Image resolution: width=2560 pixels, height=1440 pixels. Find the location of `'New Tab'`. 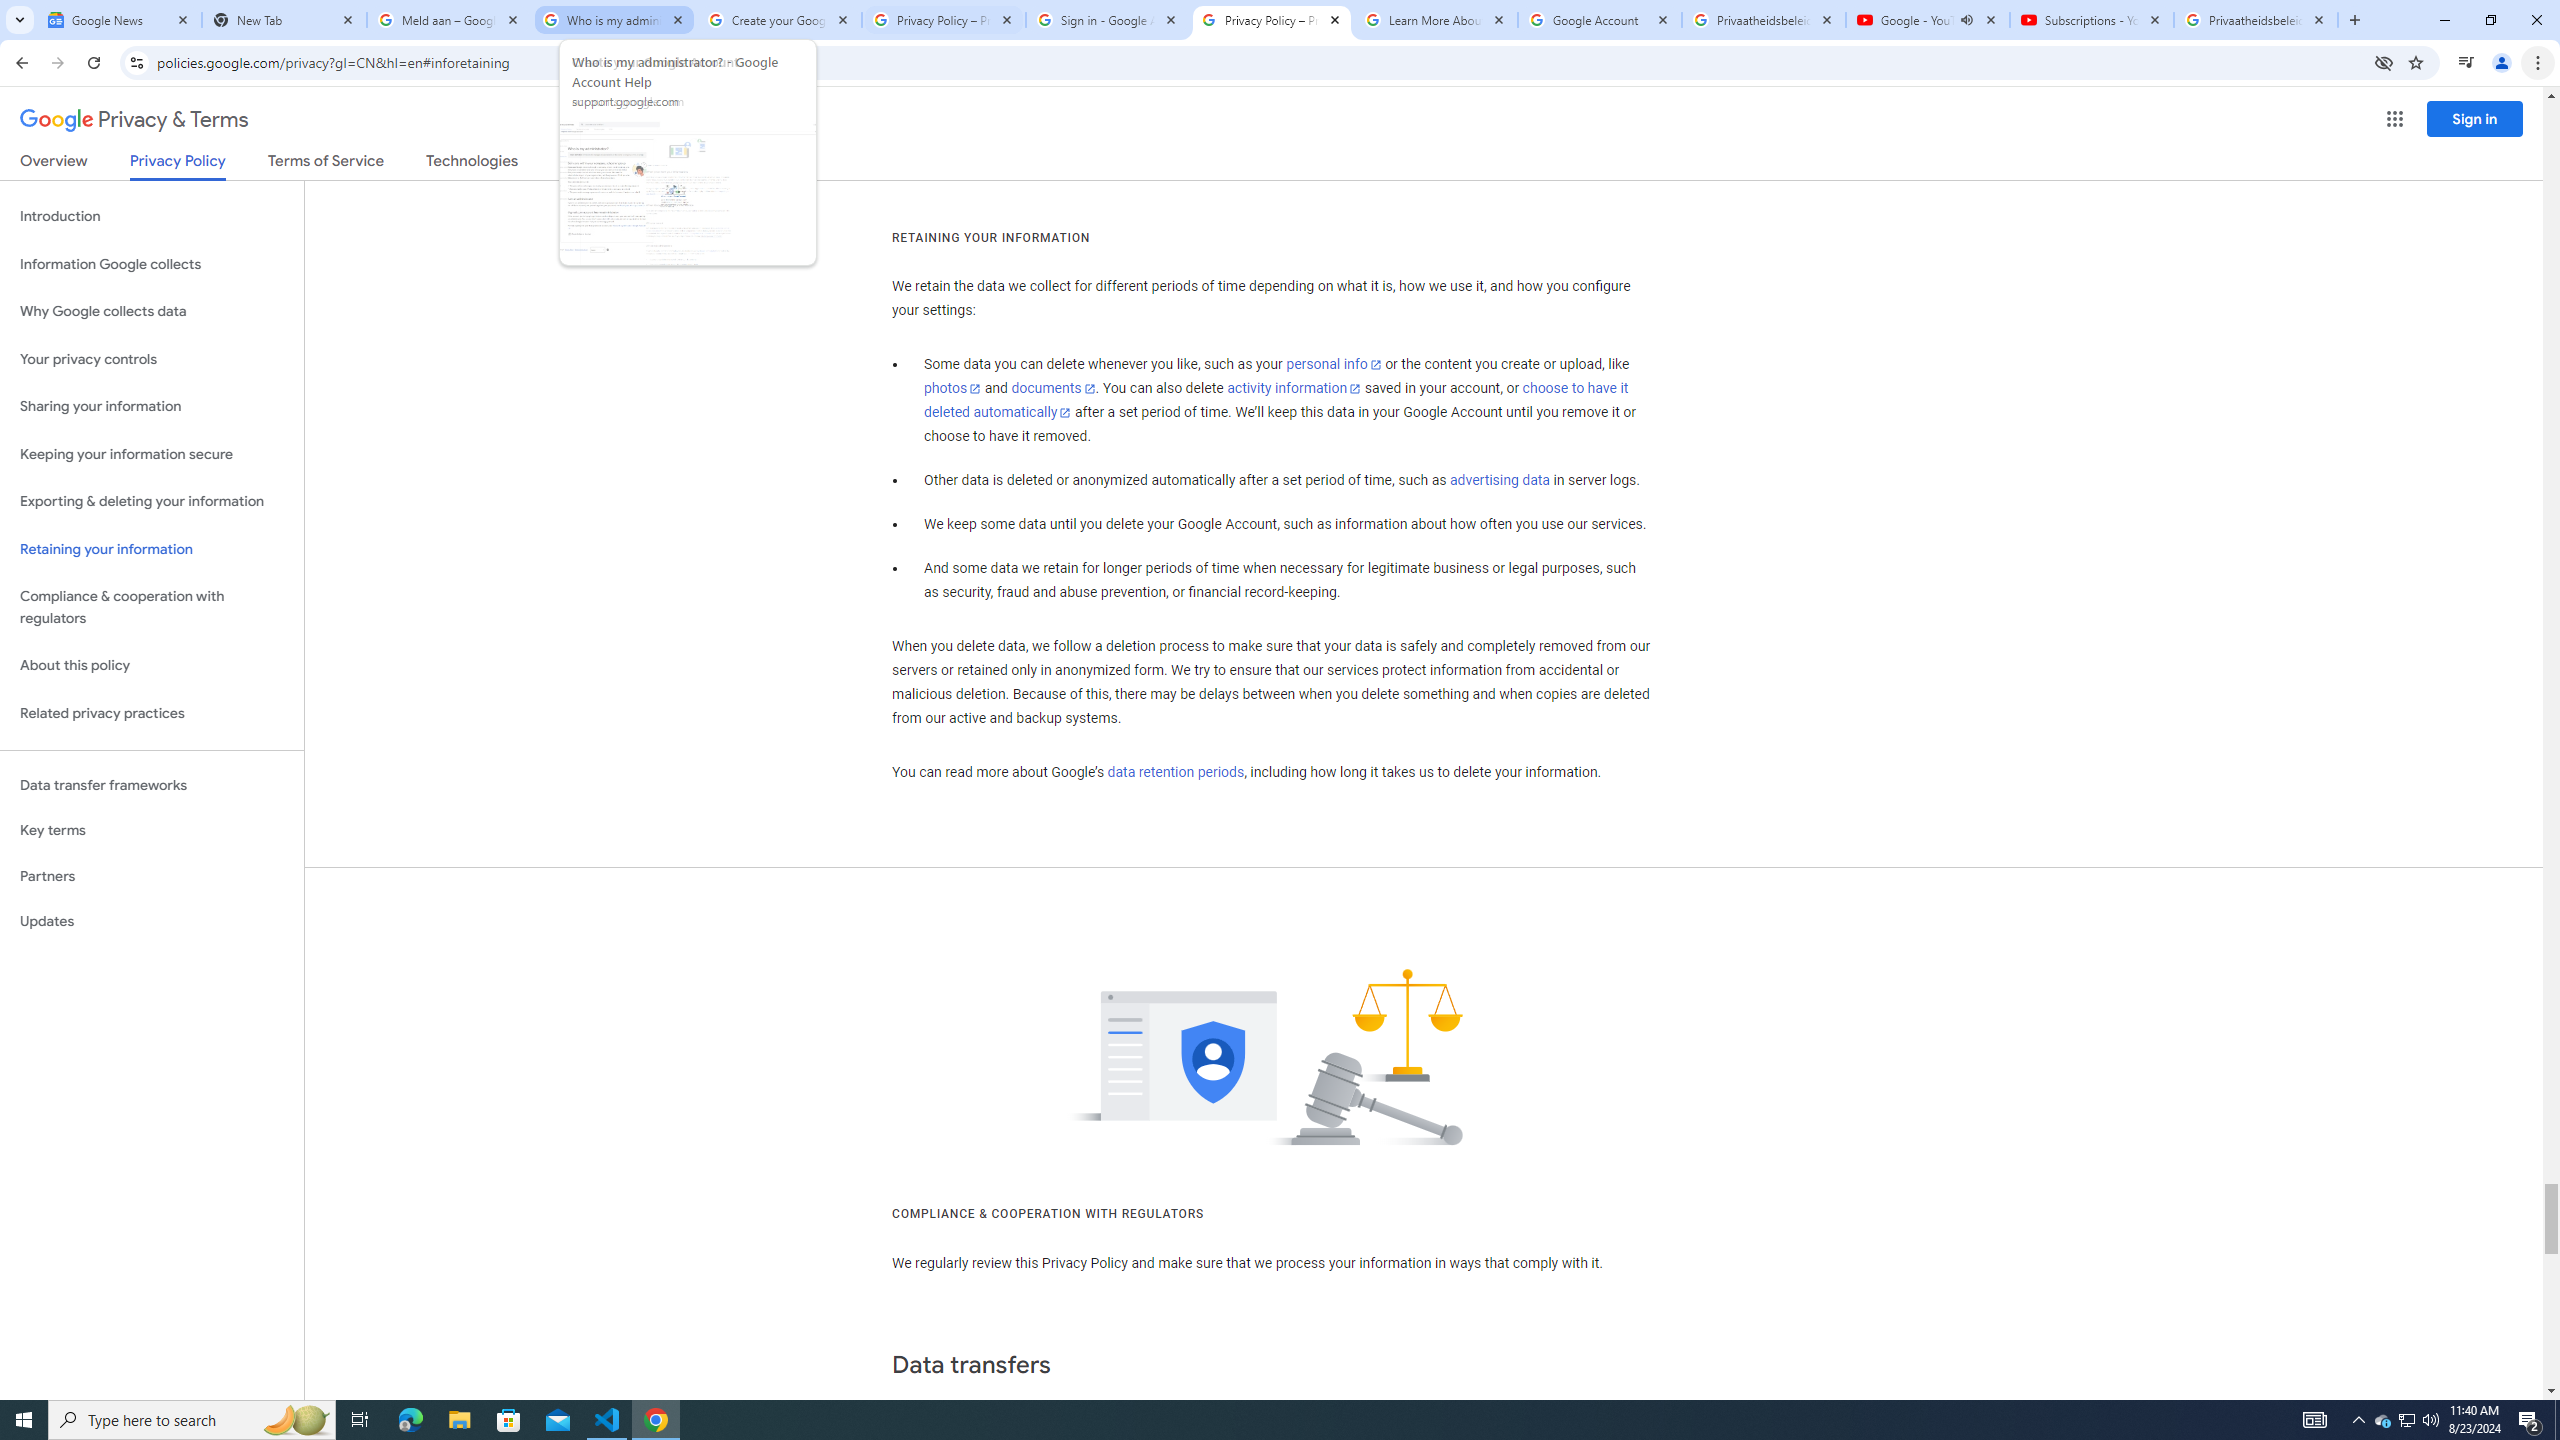

'New Tab' is located at coordinates (284, 19).